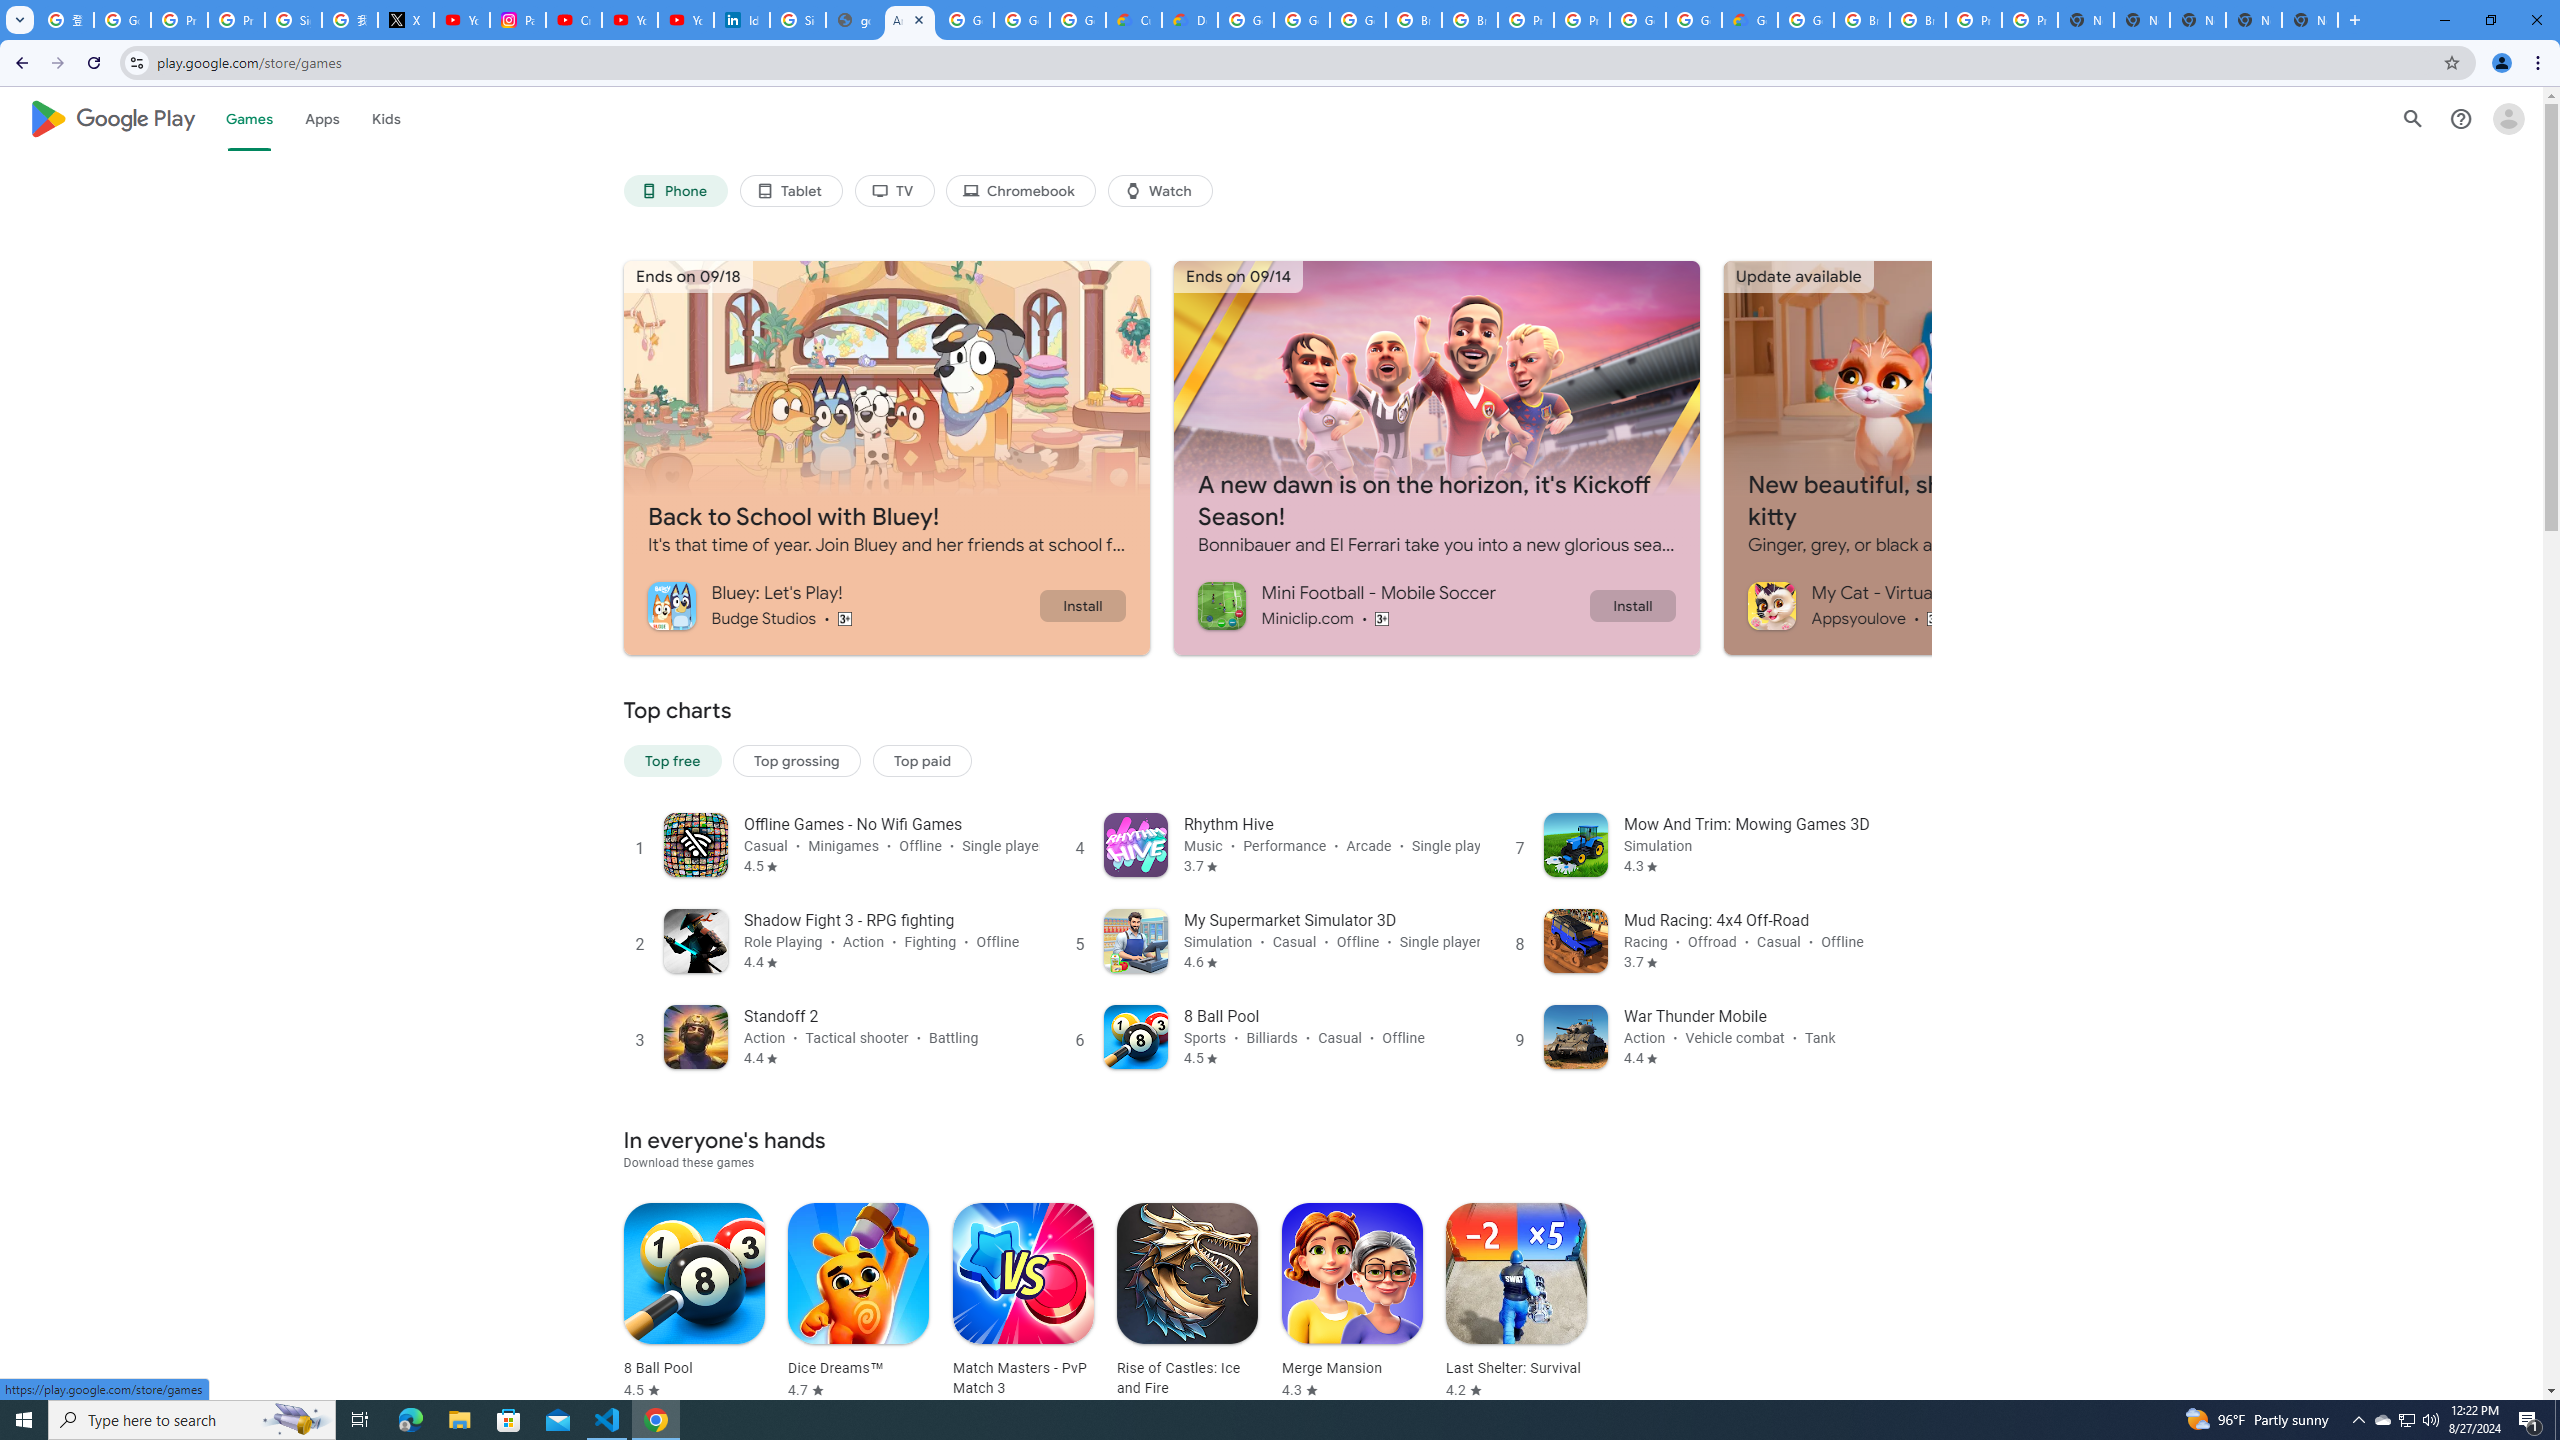 The image size is (2560, 1440). Describe the element at coordinates (692, 1301) in the screenshot. I see `'8 Ball Pool Rated 4.5 stars out of five stars'` at that location.